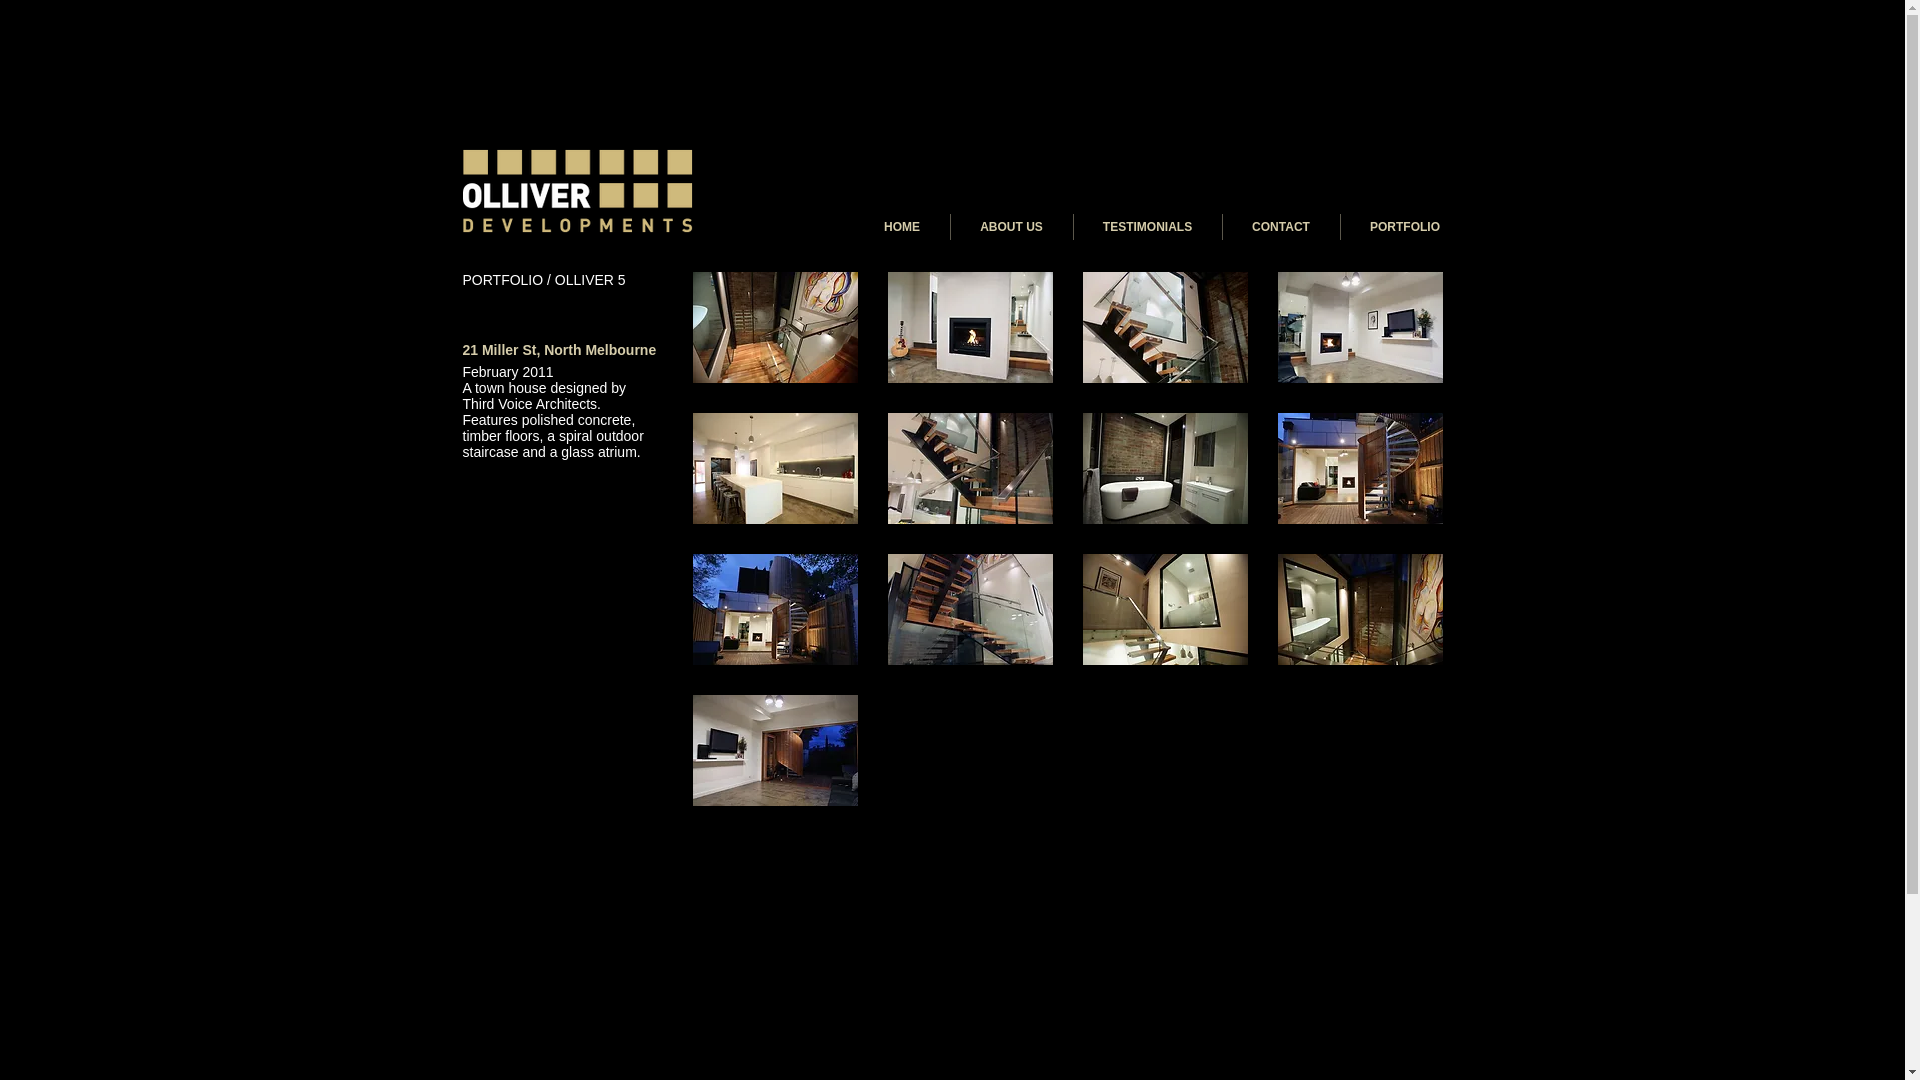  What do you see at coordinates (900, 226) in the screenshot?
I see `'HOME'` at bounding box center [900, 226].